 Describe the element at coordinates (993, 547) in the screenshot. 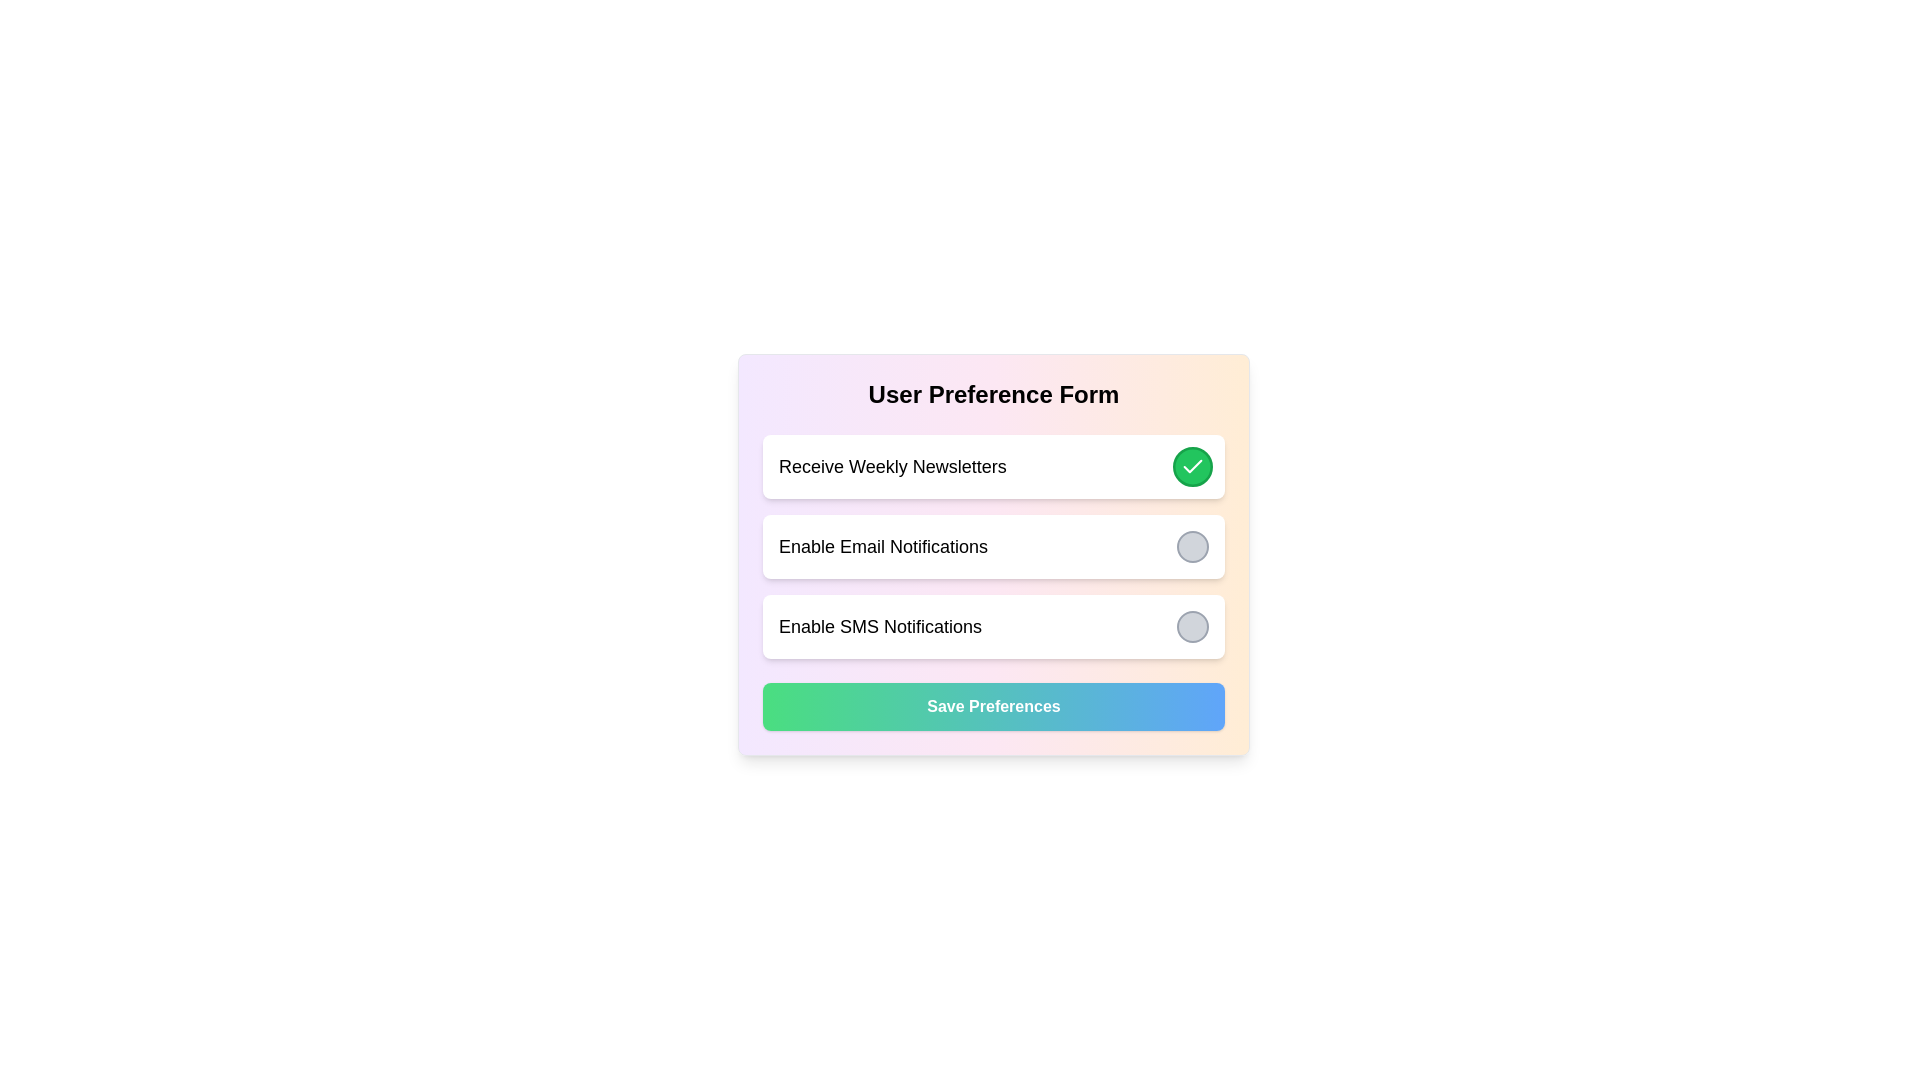

I see `the text of the Toggle option for enabling or disabling email notifications in the User Preference Form` at that location.